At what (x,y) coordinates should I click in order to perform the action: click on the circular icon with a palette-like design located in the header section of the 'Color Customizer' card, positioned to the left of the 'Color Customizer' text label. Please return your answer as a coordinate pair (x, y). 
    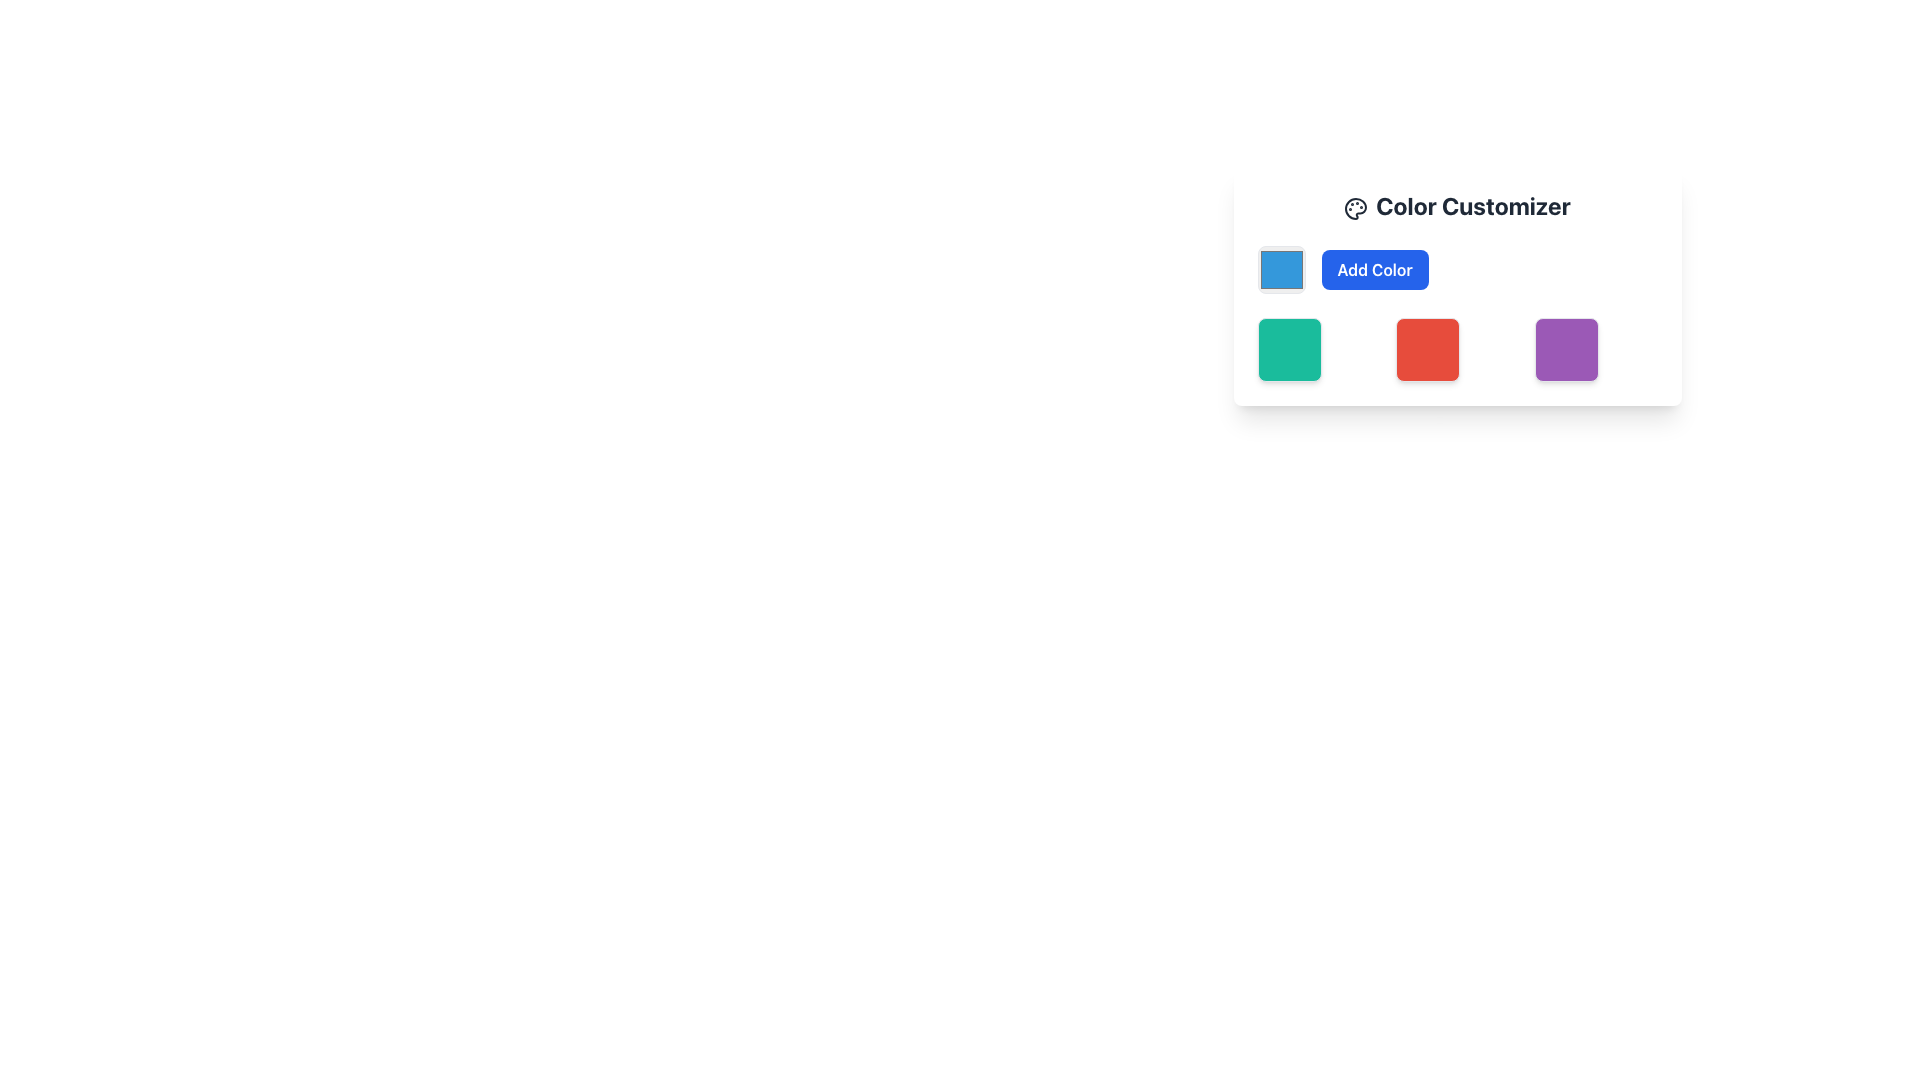
    Looking at the image, I should click on (1356, 208).